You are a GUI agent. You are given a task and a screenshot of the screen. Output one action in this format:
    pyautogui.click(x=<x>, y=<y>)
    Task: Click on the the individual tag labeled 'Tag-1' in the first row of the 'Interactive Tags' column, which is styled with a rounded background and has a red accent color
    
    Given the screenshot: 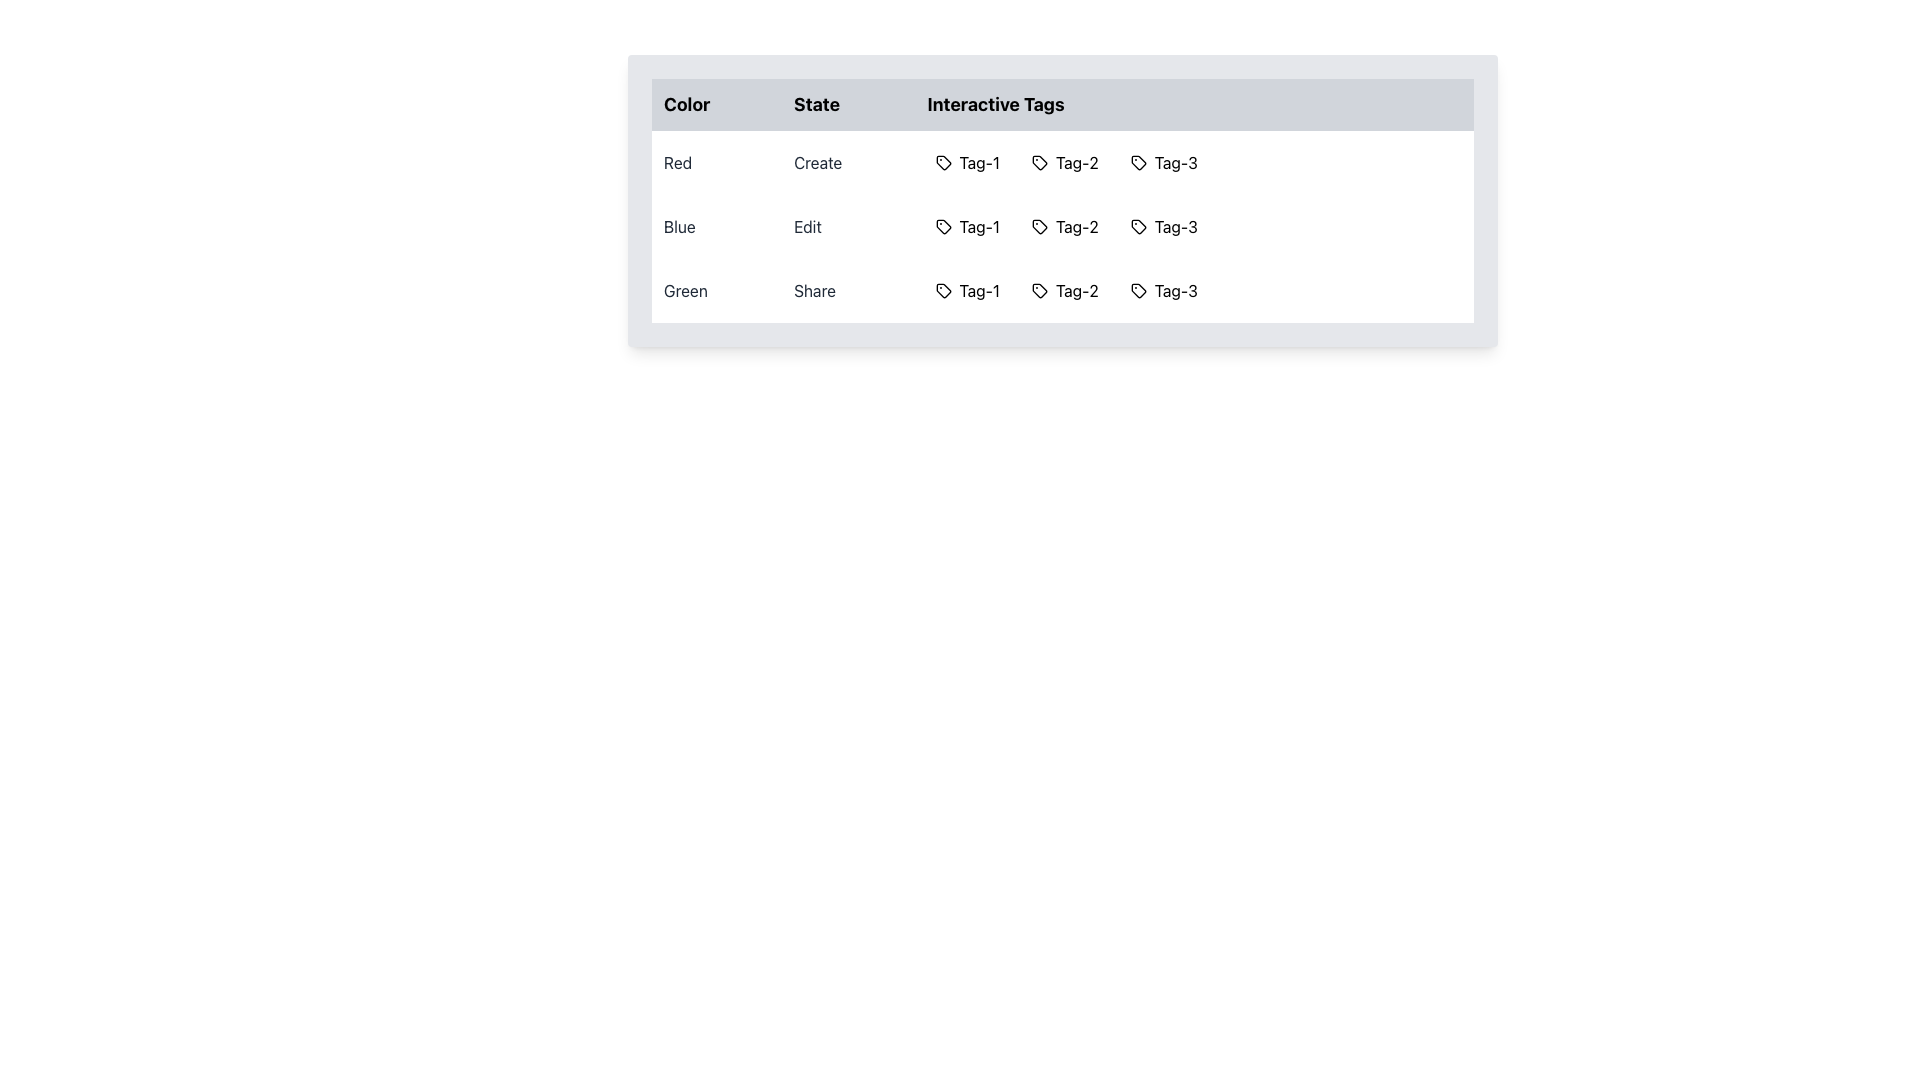 What is the action you would take?
    pyautogui.click(x=1194, y=161)
    